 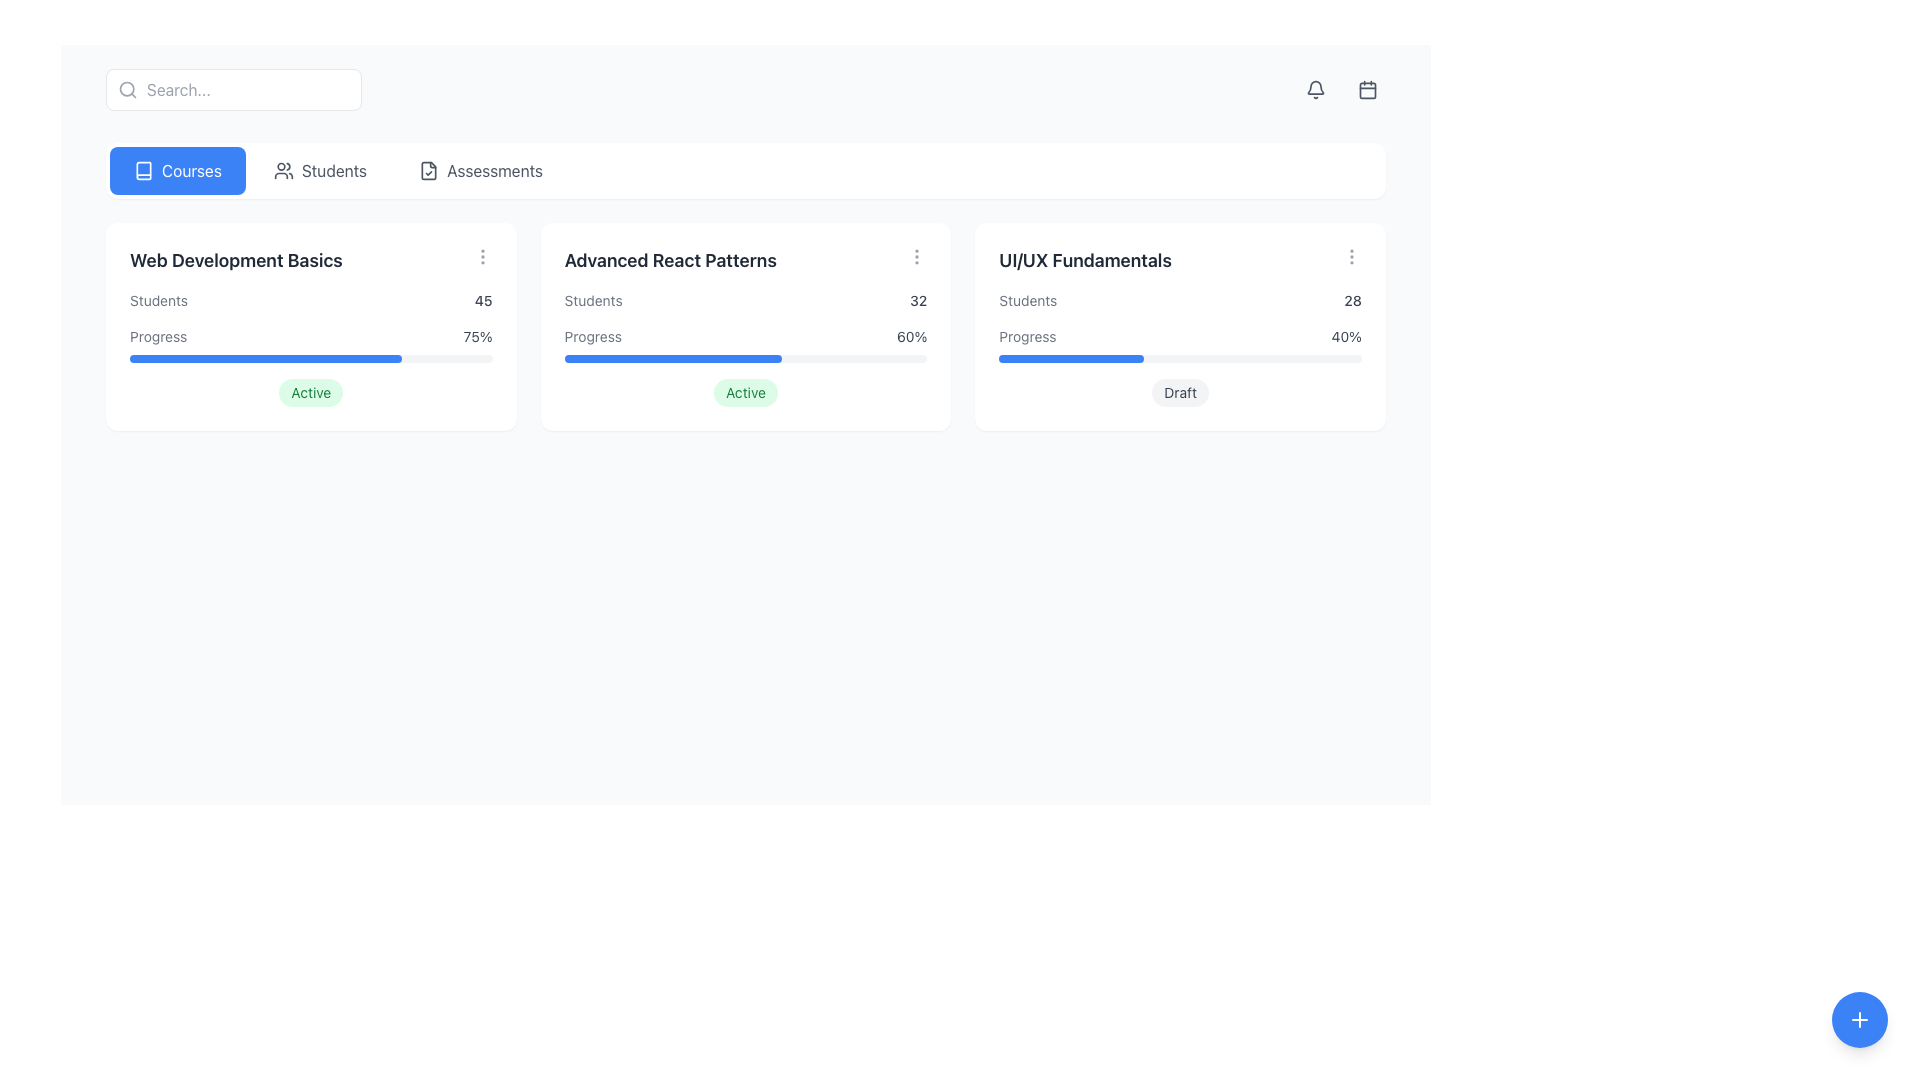 I want to click on the visual progress bar of the Progress indicator component, which displays a label 'Progress' and a filled blue portion indicating 40% completion, so click(x=1180, y=343).